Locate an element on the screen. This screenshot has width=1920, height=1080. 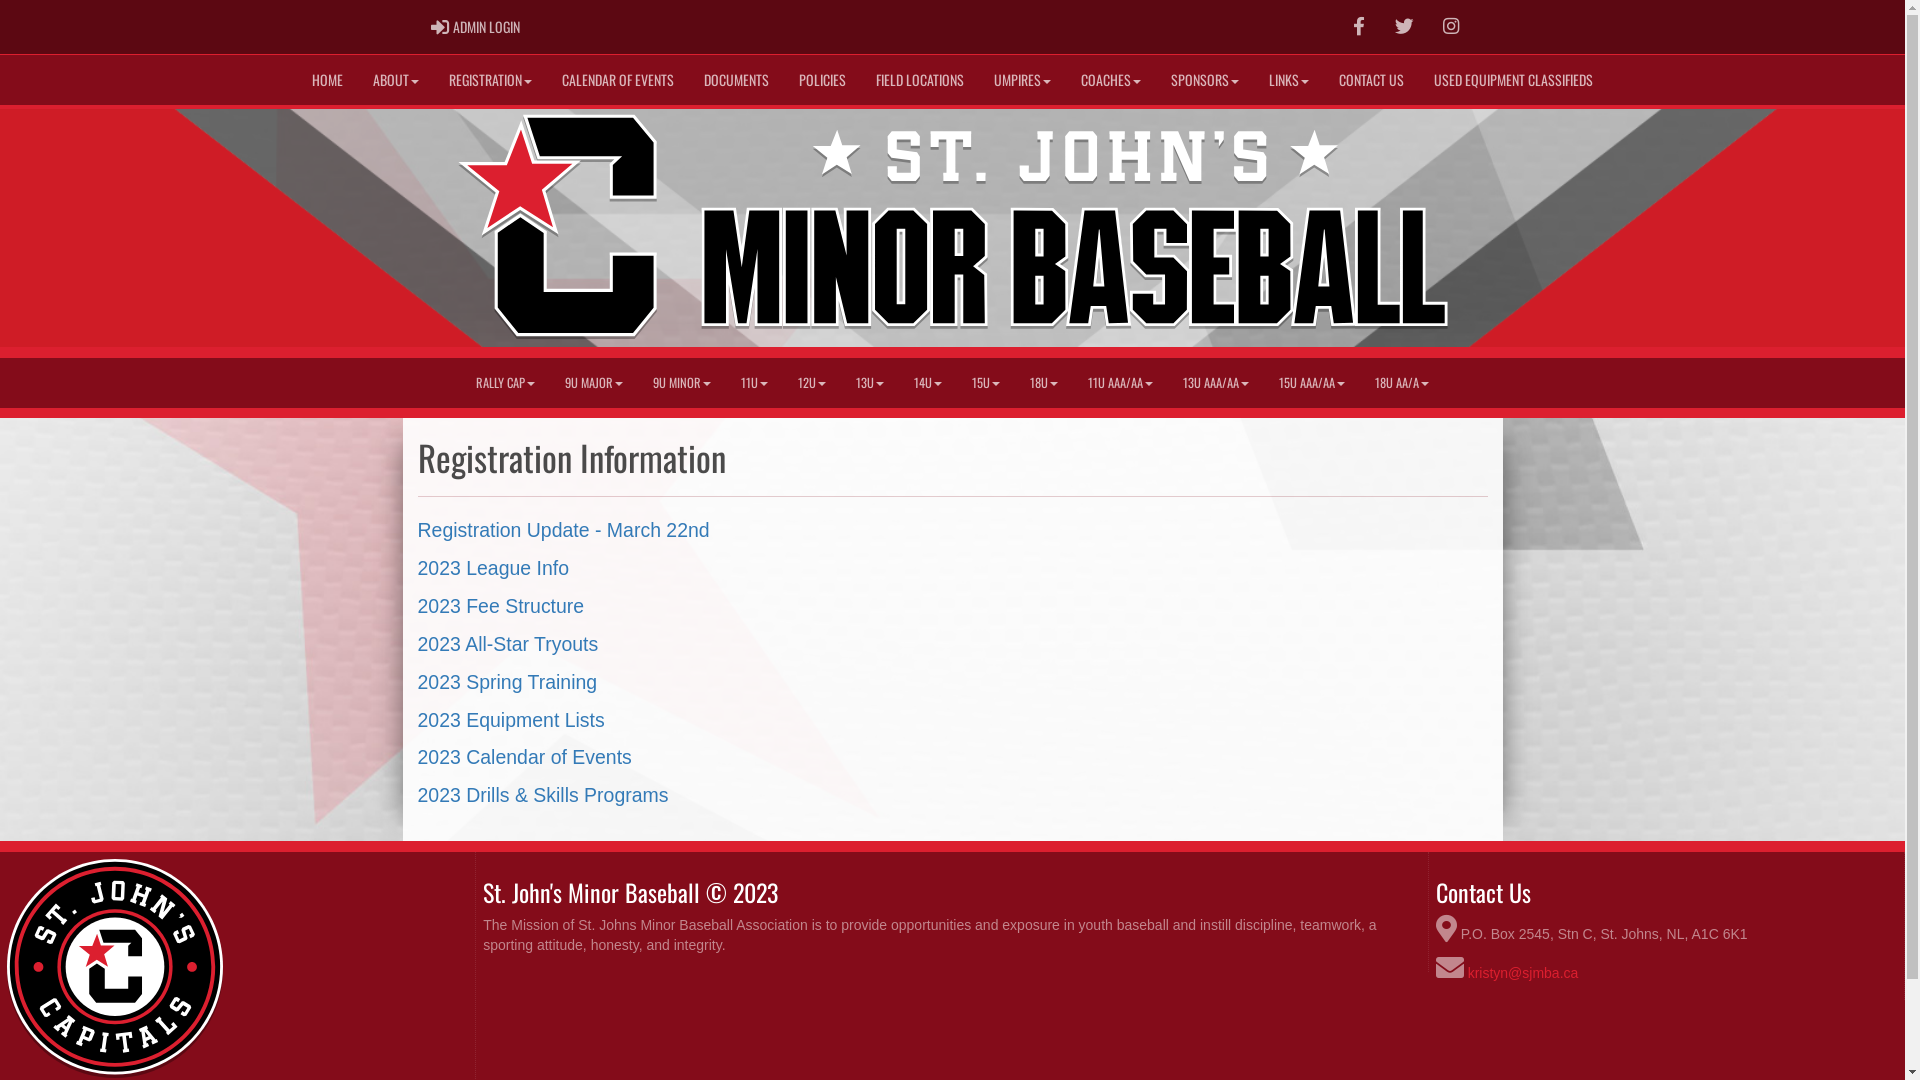
'CONTACT US' is located at coordinates (1370, 79).